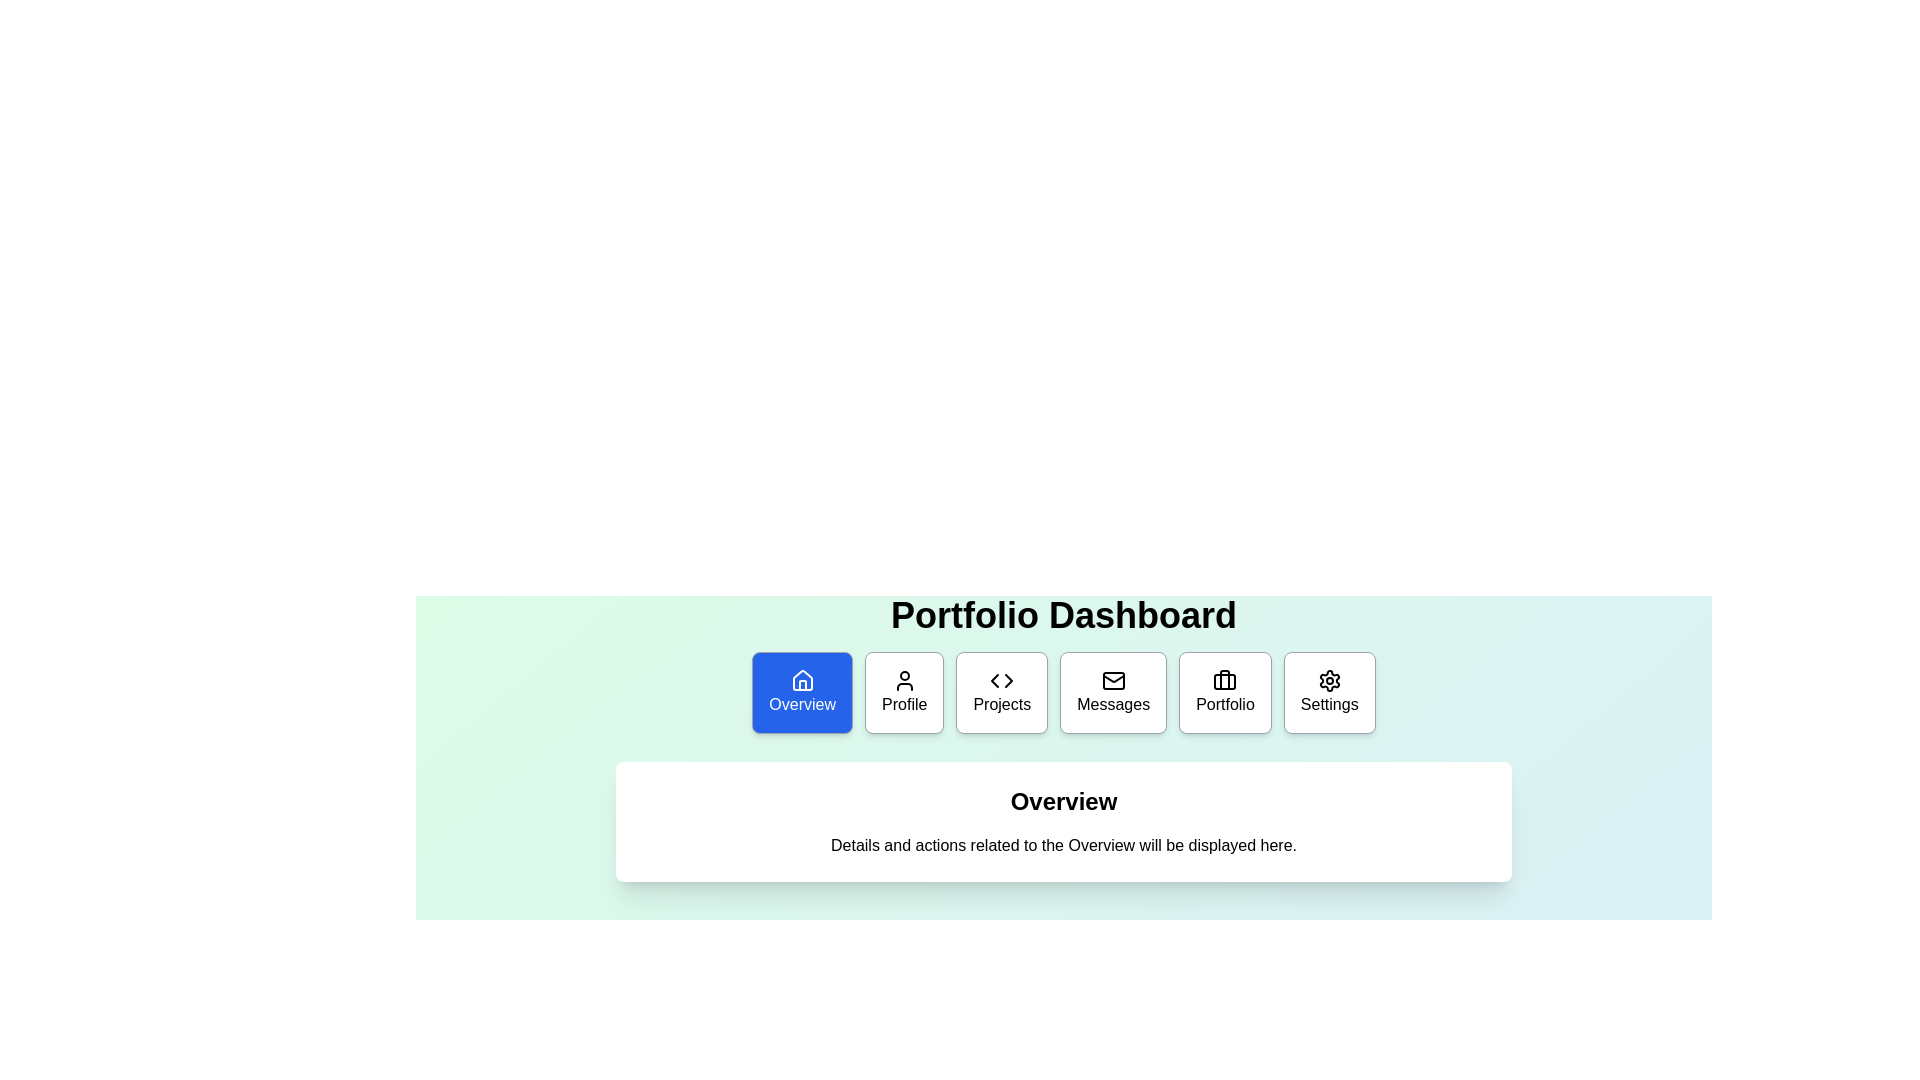  What do you see at coordinates (1112, 680) in the screenshot?
I see `the messaging icon located within the 'Messages' card in the dashboard menu, which is the fourth item from the left in the top navigation bar` at bounding box center [1112, 680].